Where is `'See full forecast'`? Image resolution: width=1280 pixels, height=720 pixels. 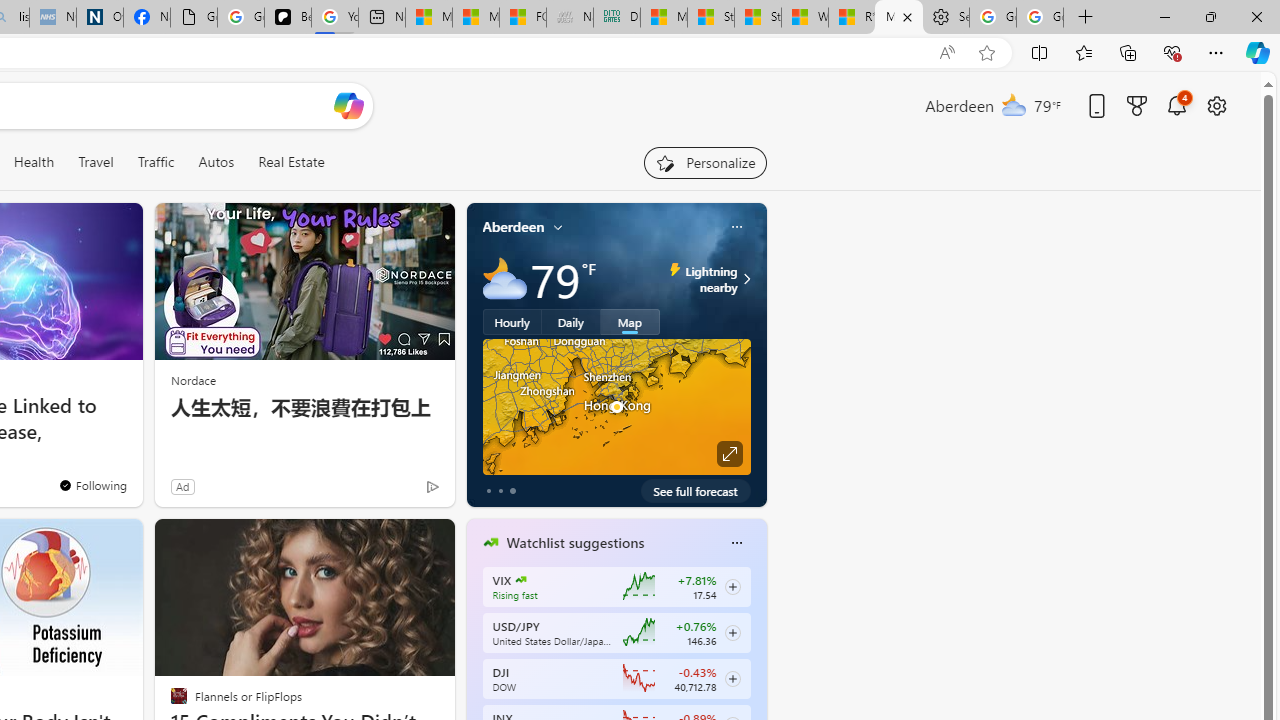
'See full forecast' is located at coordinates (695, 491).